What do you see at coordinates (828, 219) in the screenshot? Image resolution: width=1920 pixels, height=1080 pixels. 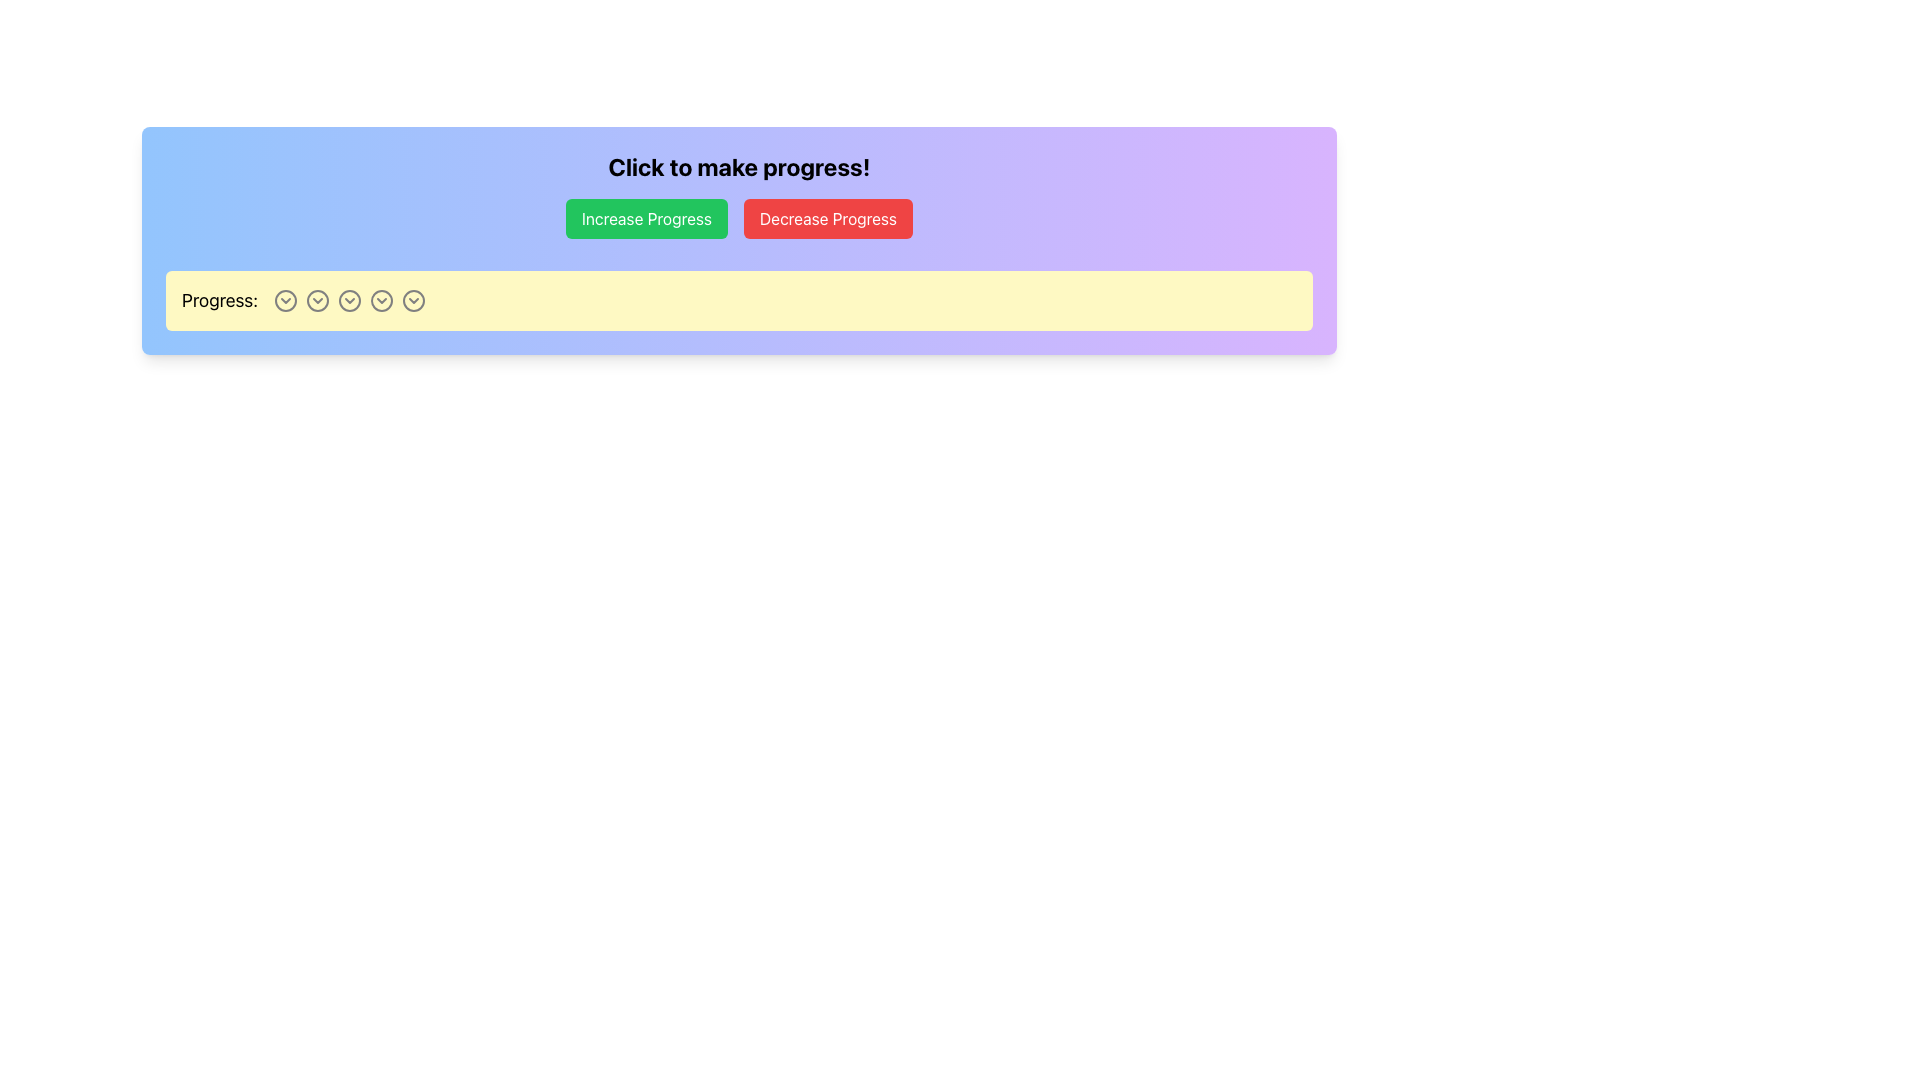 I see `the 'Decrease Progress' button, which is a red rectangular button with rounded corners` at bounding box center [828, 219].